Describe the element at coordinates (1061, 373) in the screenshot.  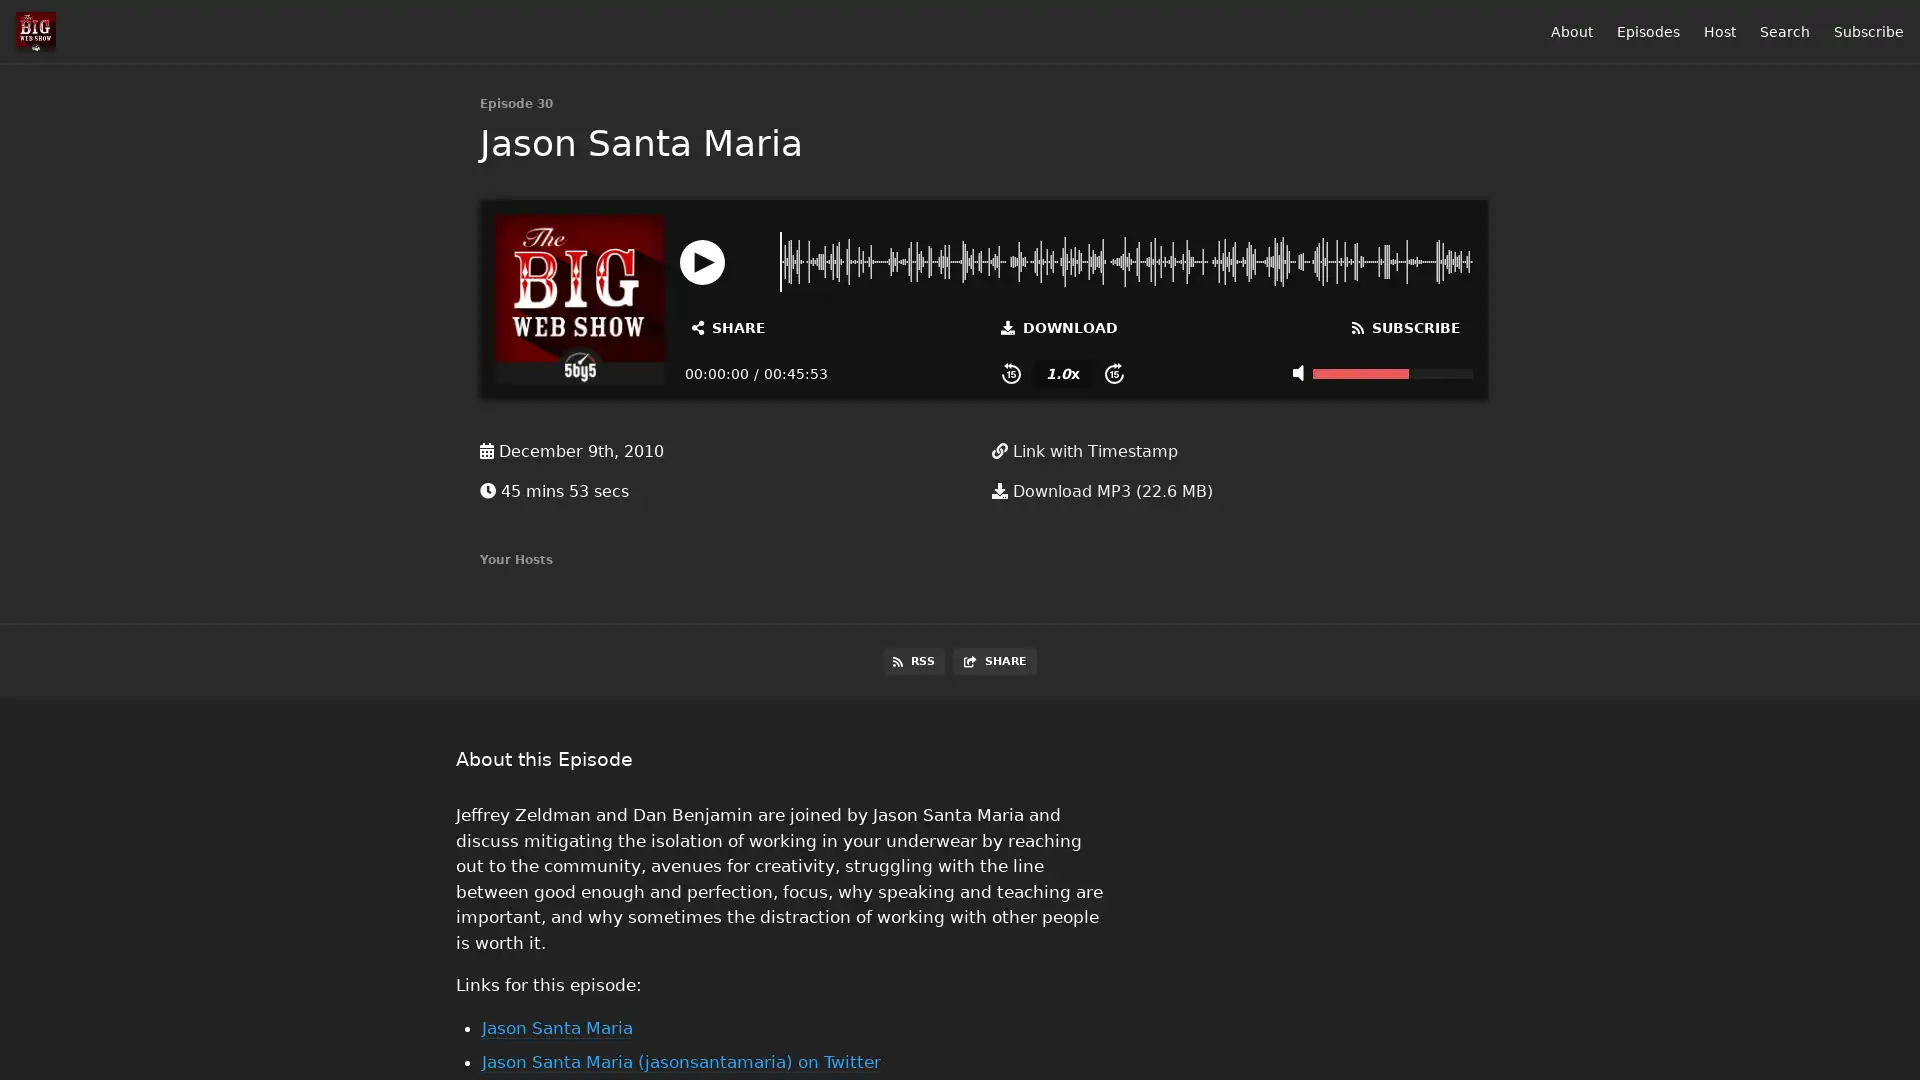
I see `Change Playback Speed` at that location.